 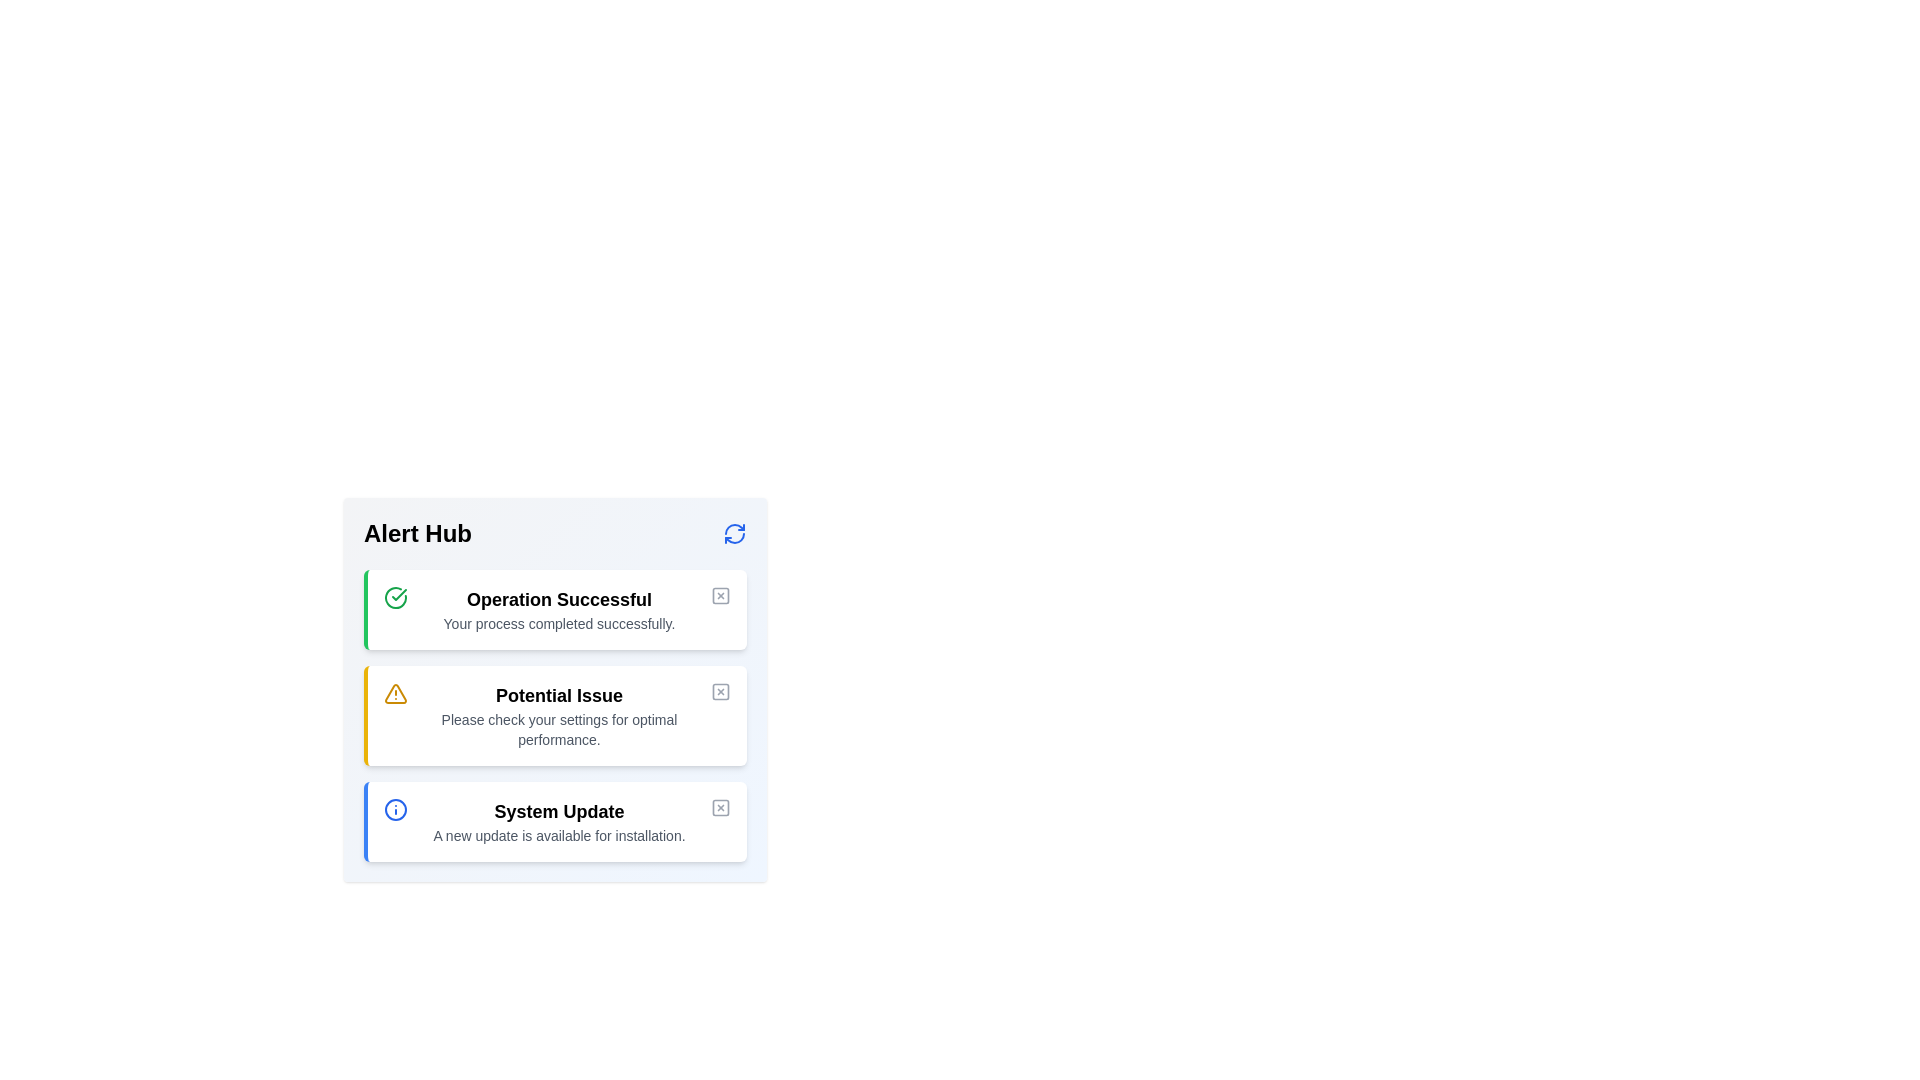 I want to click on the label or heading text in the second alert card within the alert hub interface, which serves as the title or headline for the associated alert, so click(x=559, y=694).